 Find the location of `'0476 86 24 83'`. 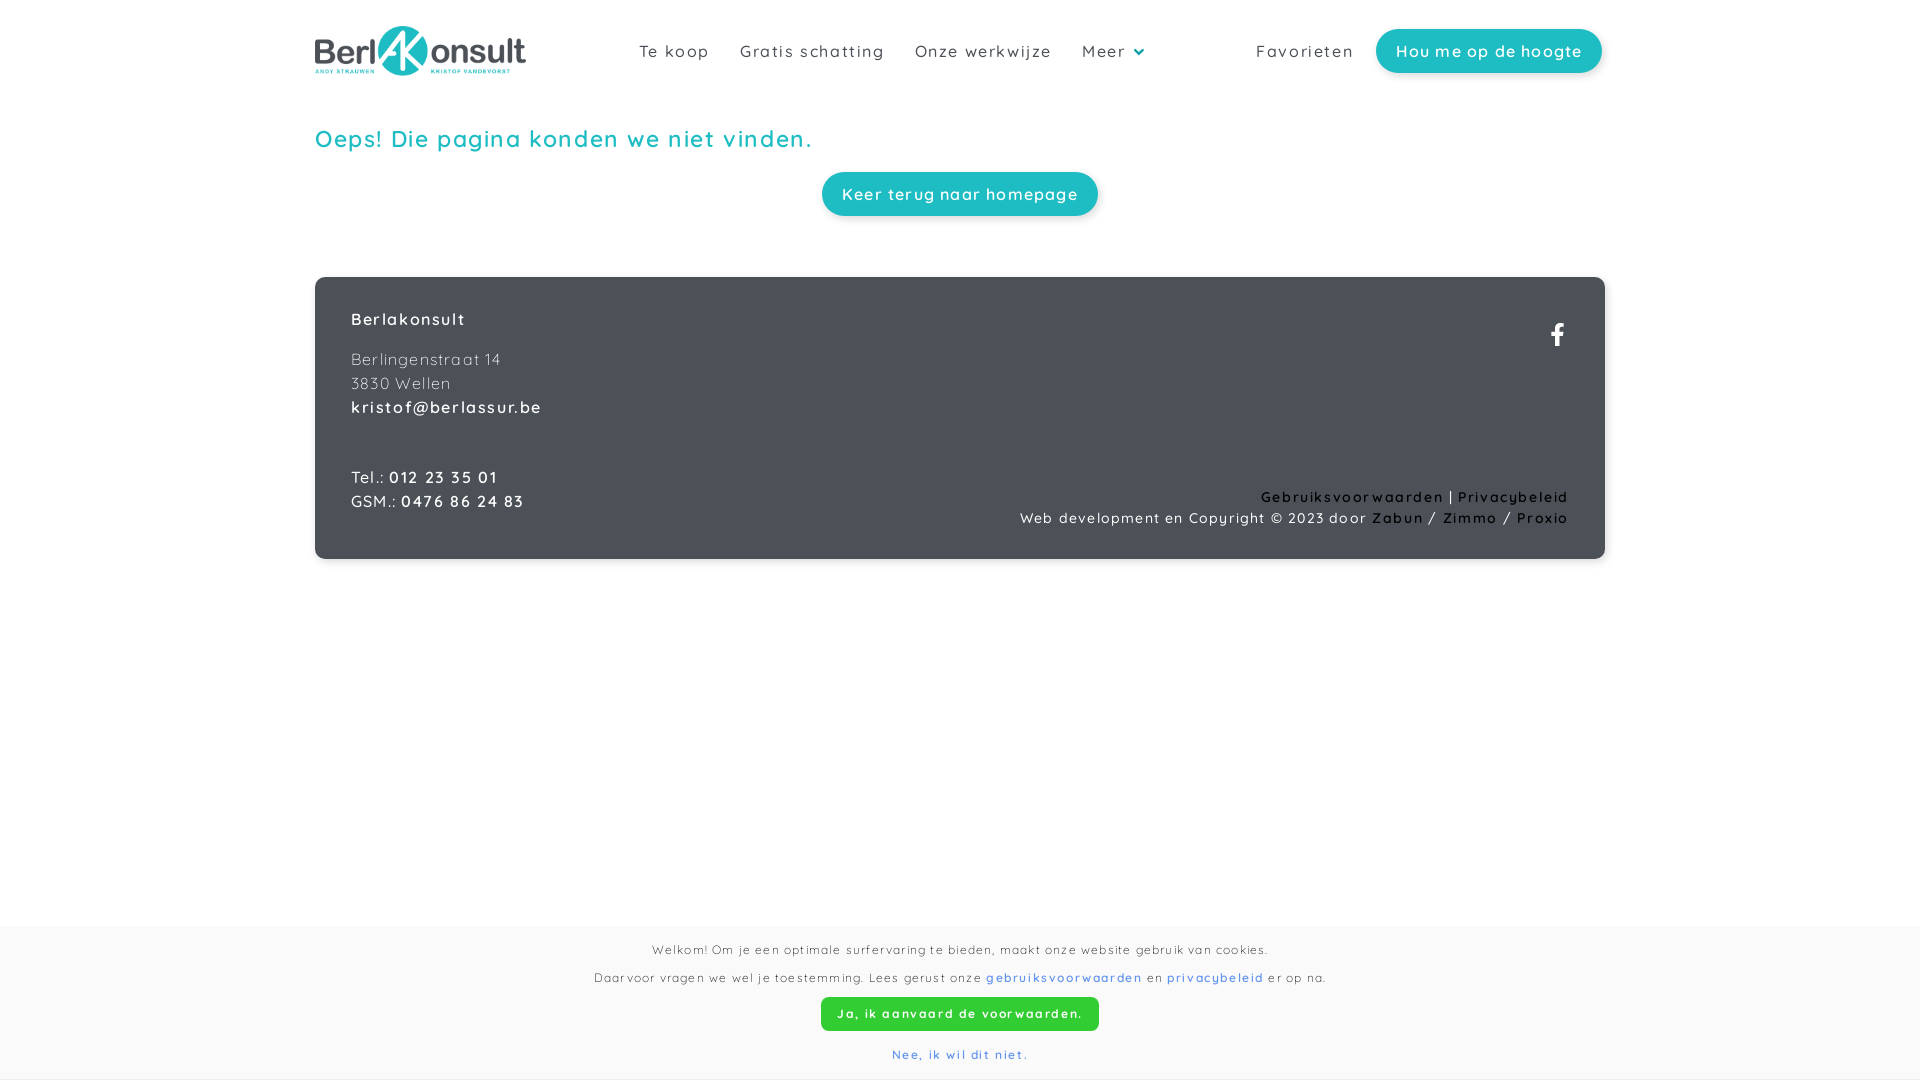

'0476 86 24 83' is located at coordinates (461, 500).